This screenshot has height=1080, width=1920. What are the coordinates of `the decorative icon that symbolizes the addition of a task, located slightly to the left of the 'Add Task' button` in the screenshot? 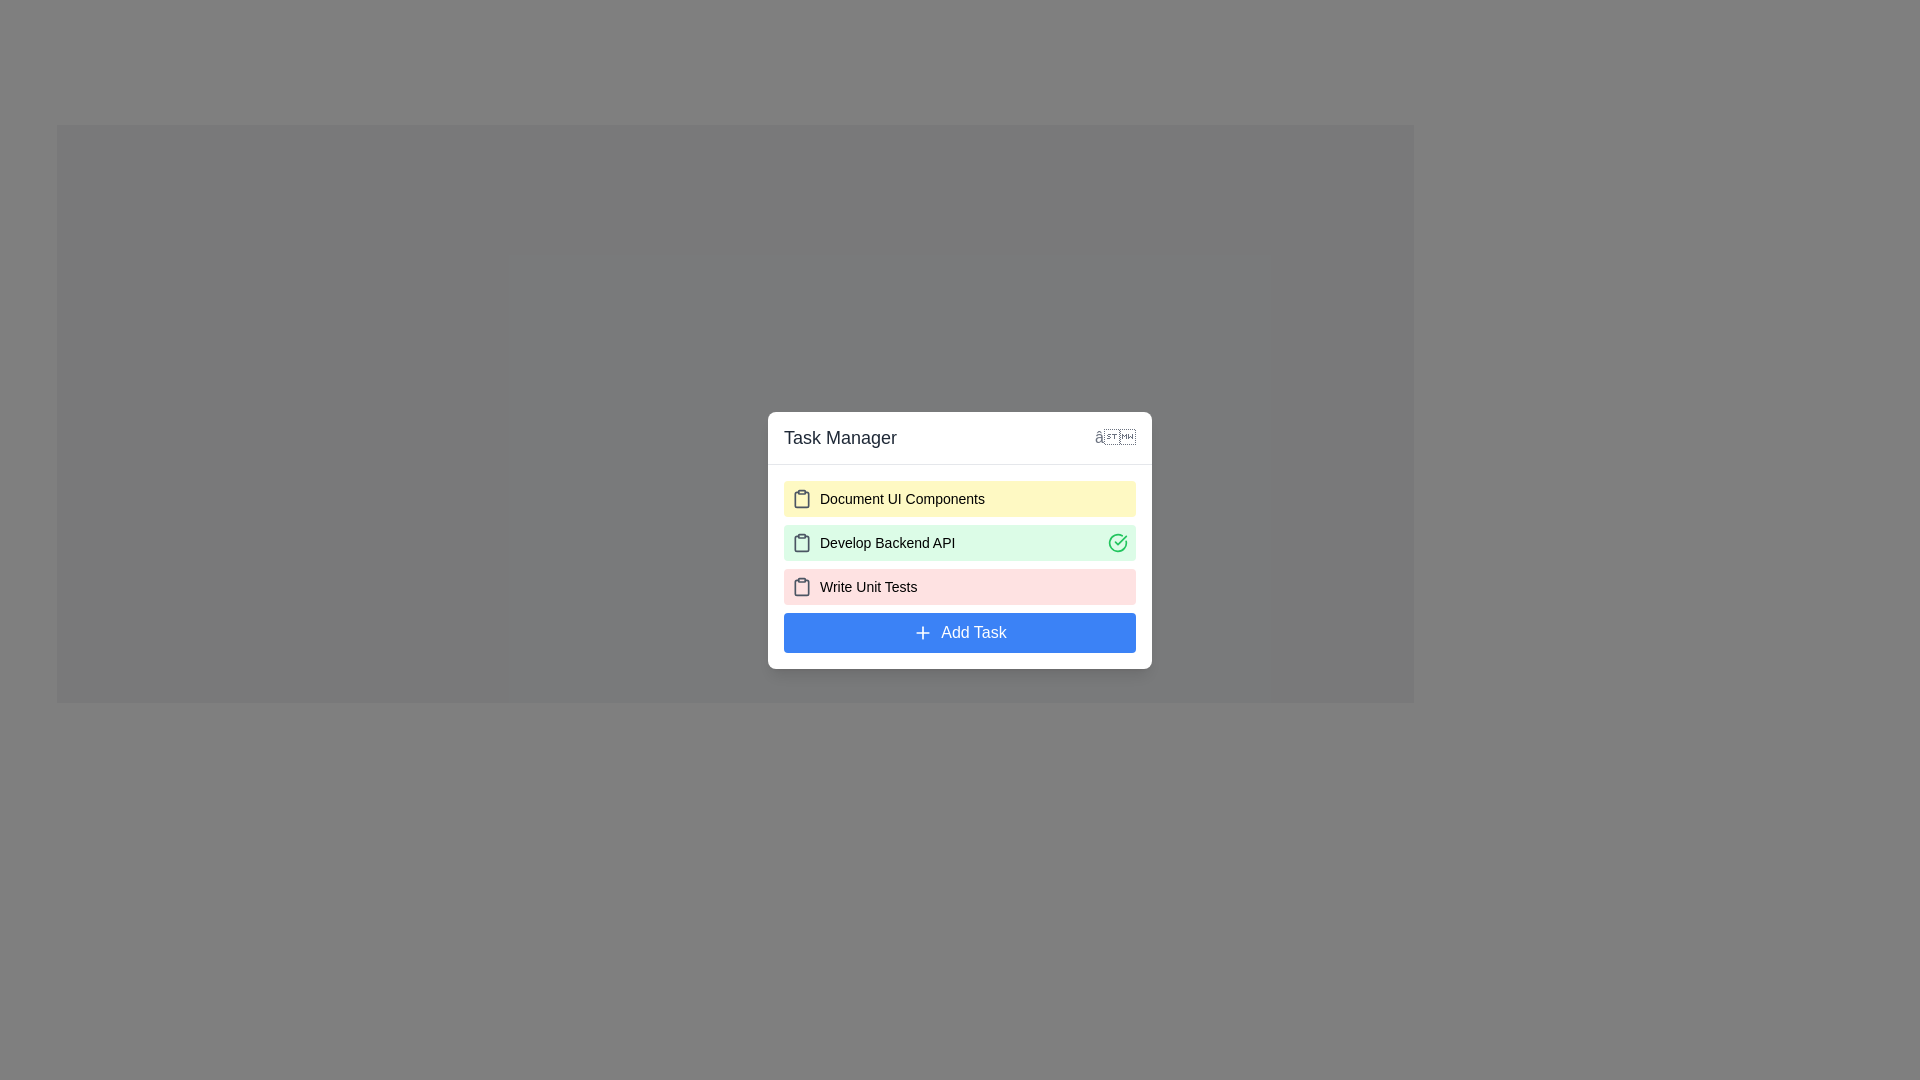 It's located at (922, 632).